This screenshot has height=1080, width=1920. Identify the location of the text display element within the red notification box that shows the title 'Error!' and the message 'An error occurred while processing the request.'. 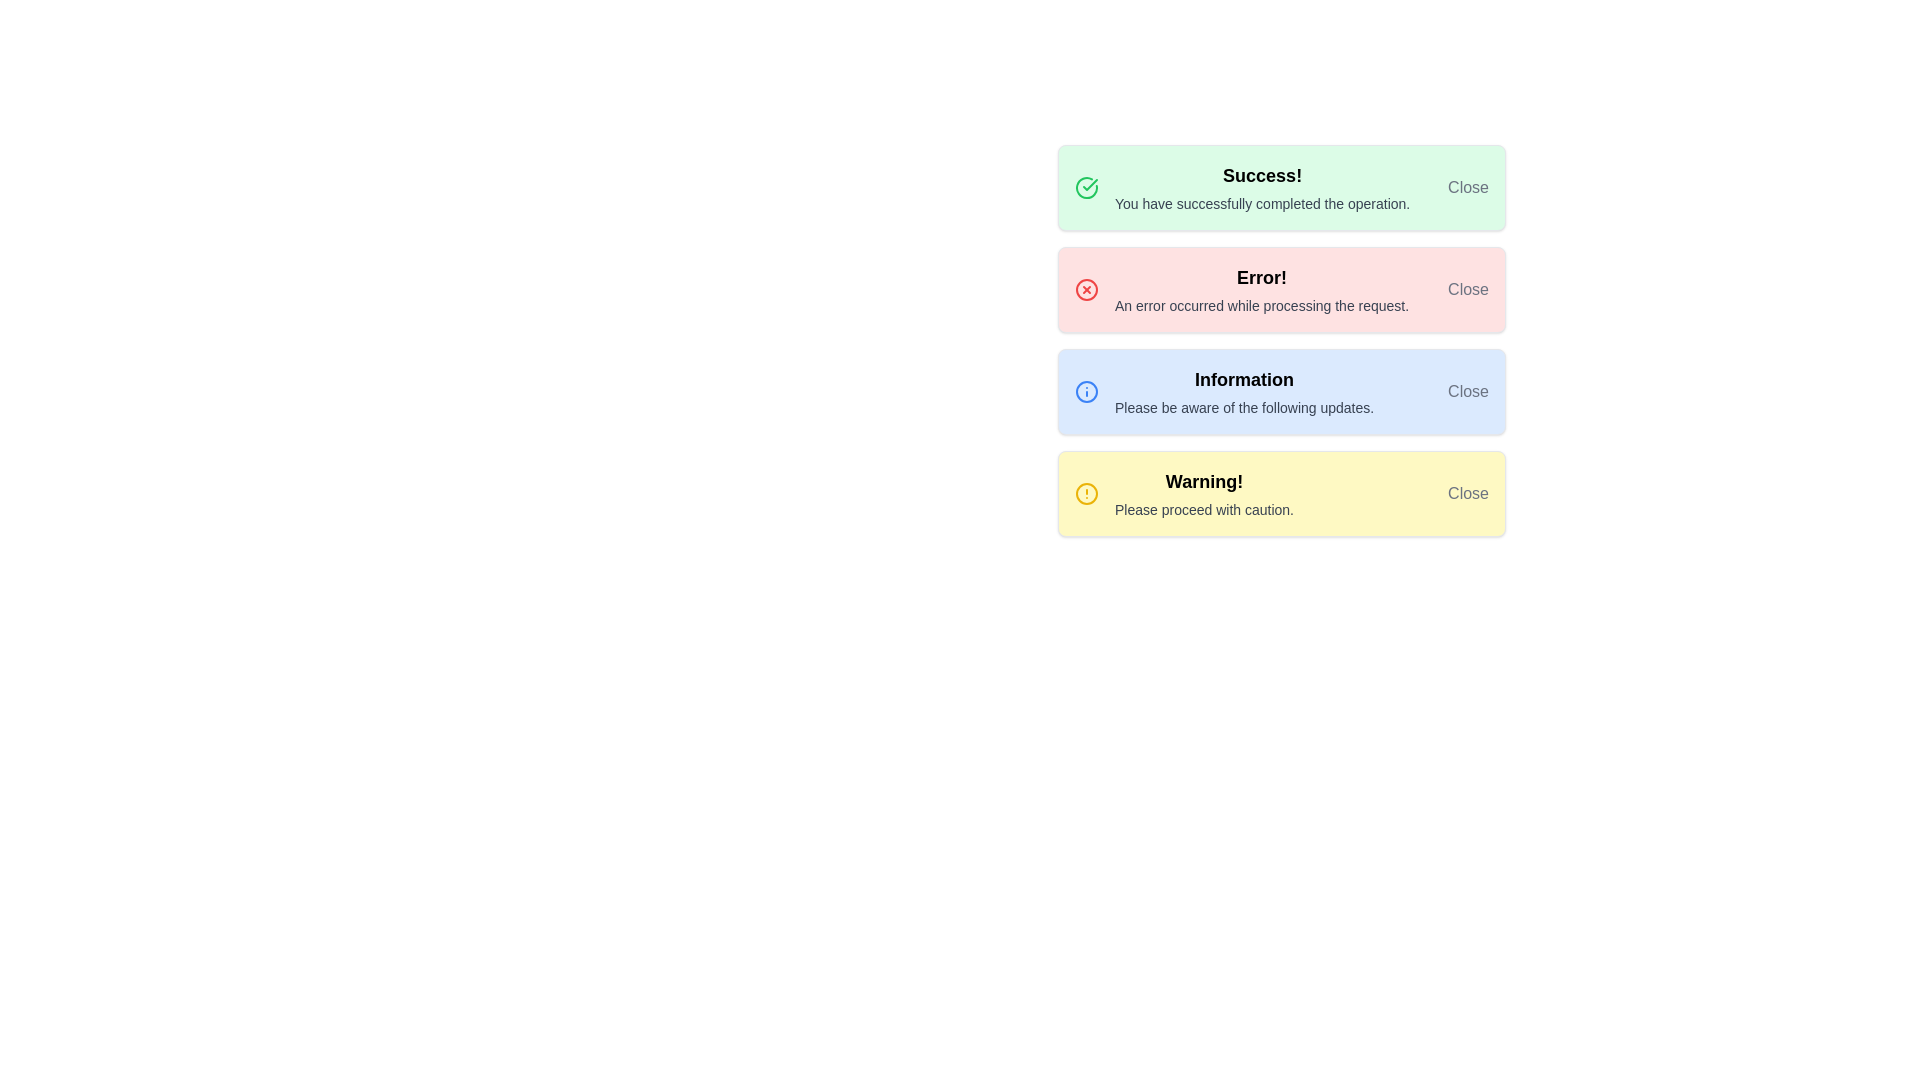
(1261, 289).